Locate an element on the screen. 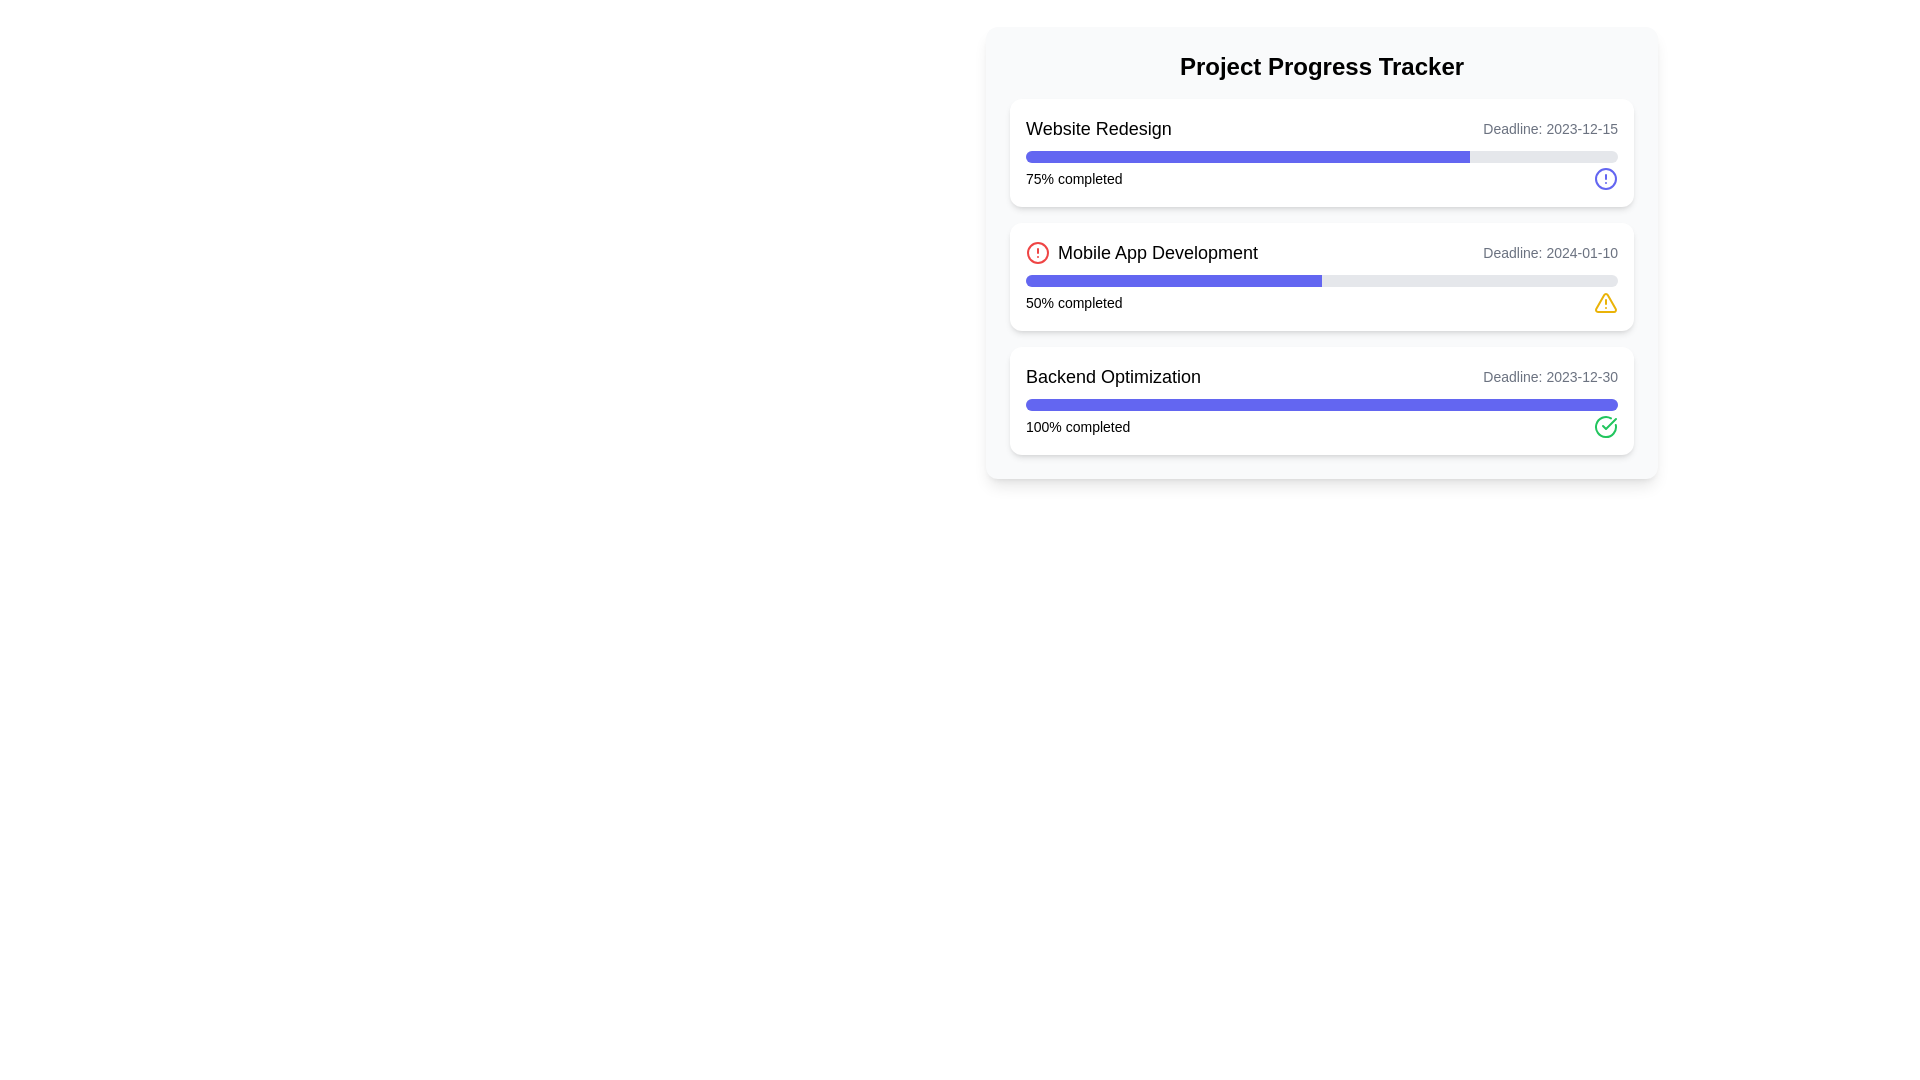  the yellow triangle alert icon with a black outline and an exclamation mark, located at the far right of the 'Mobile App Development' progress tracker row to associate it with the progress tracker is located at coordinates (1606, 303).